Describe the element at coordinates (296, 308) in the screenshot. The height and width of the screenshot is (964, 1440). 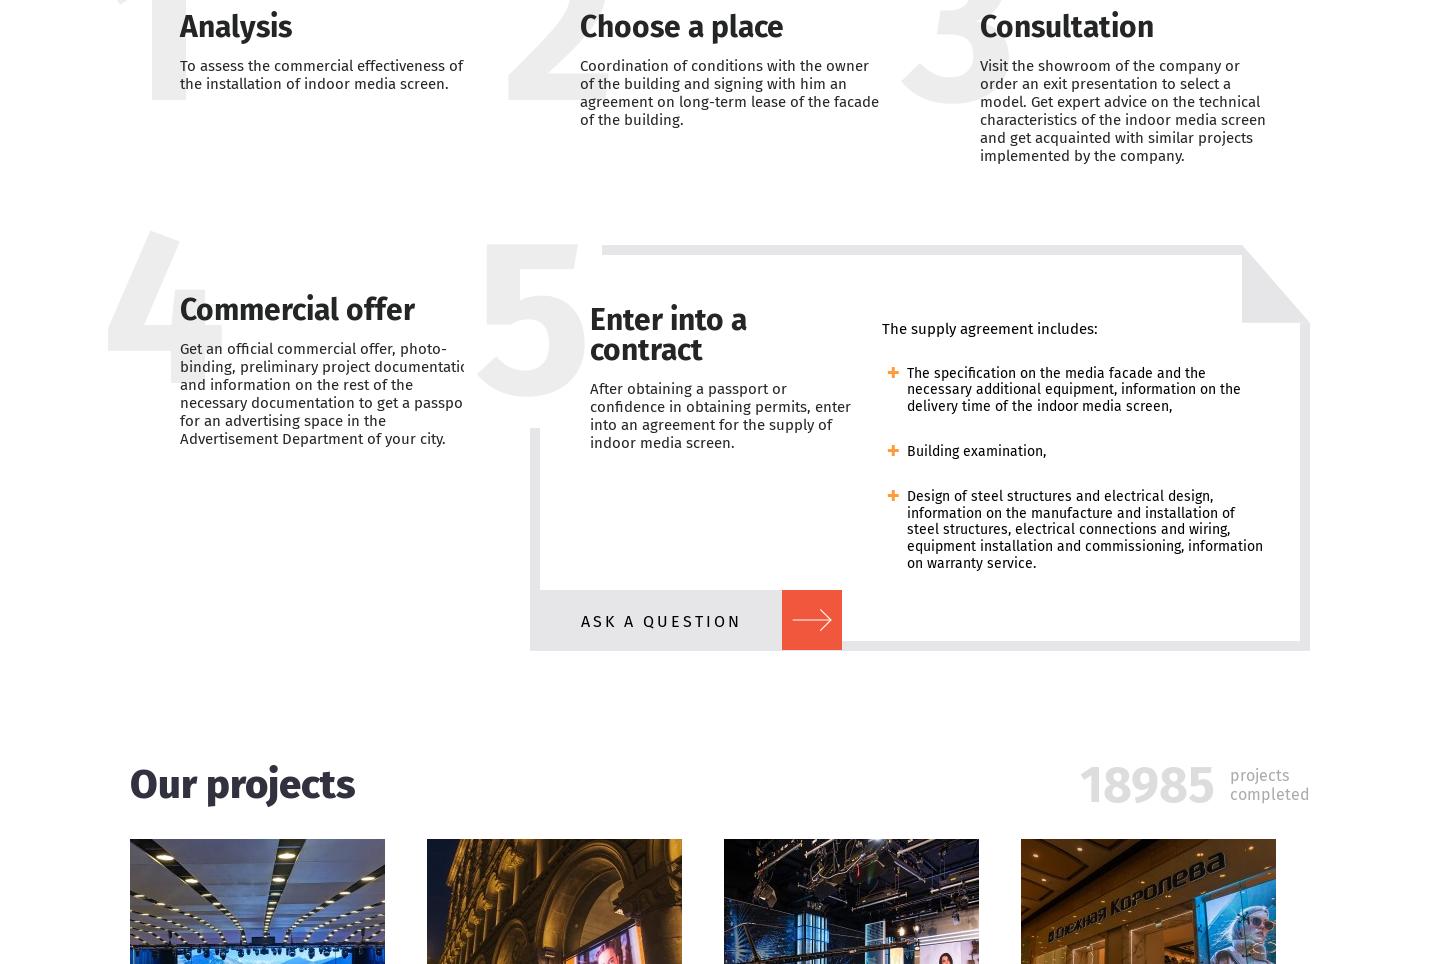
I see `'Commercial offer'` at that location.